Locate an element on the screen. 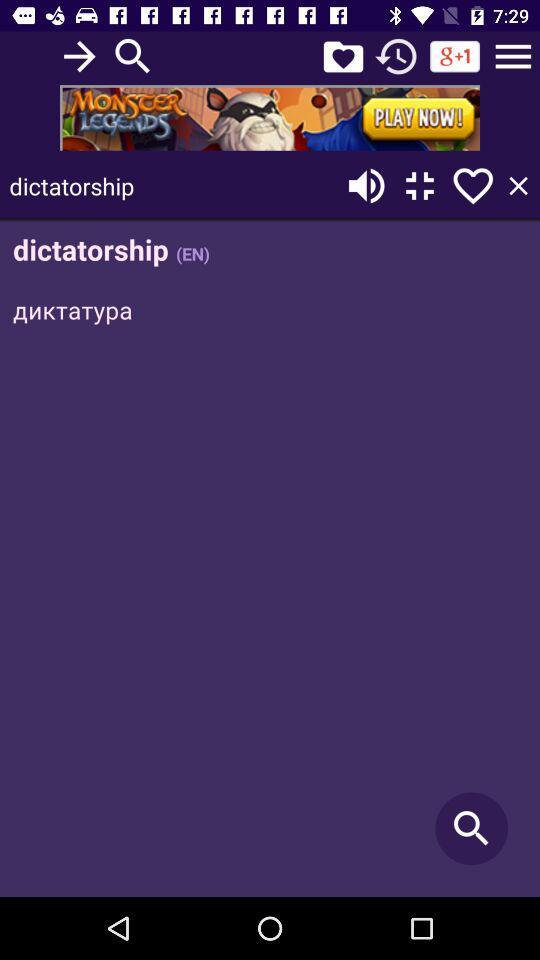 The image size is (540, 960). the favorite icon is located at coordinates (342, 55).